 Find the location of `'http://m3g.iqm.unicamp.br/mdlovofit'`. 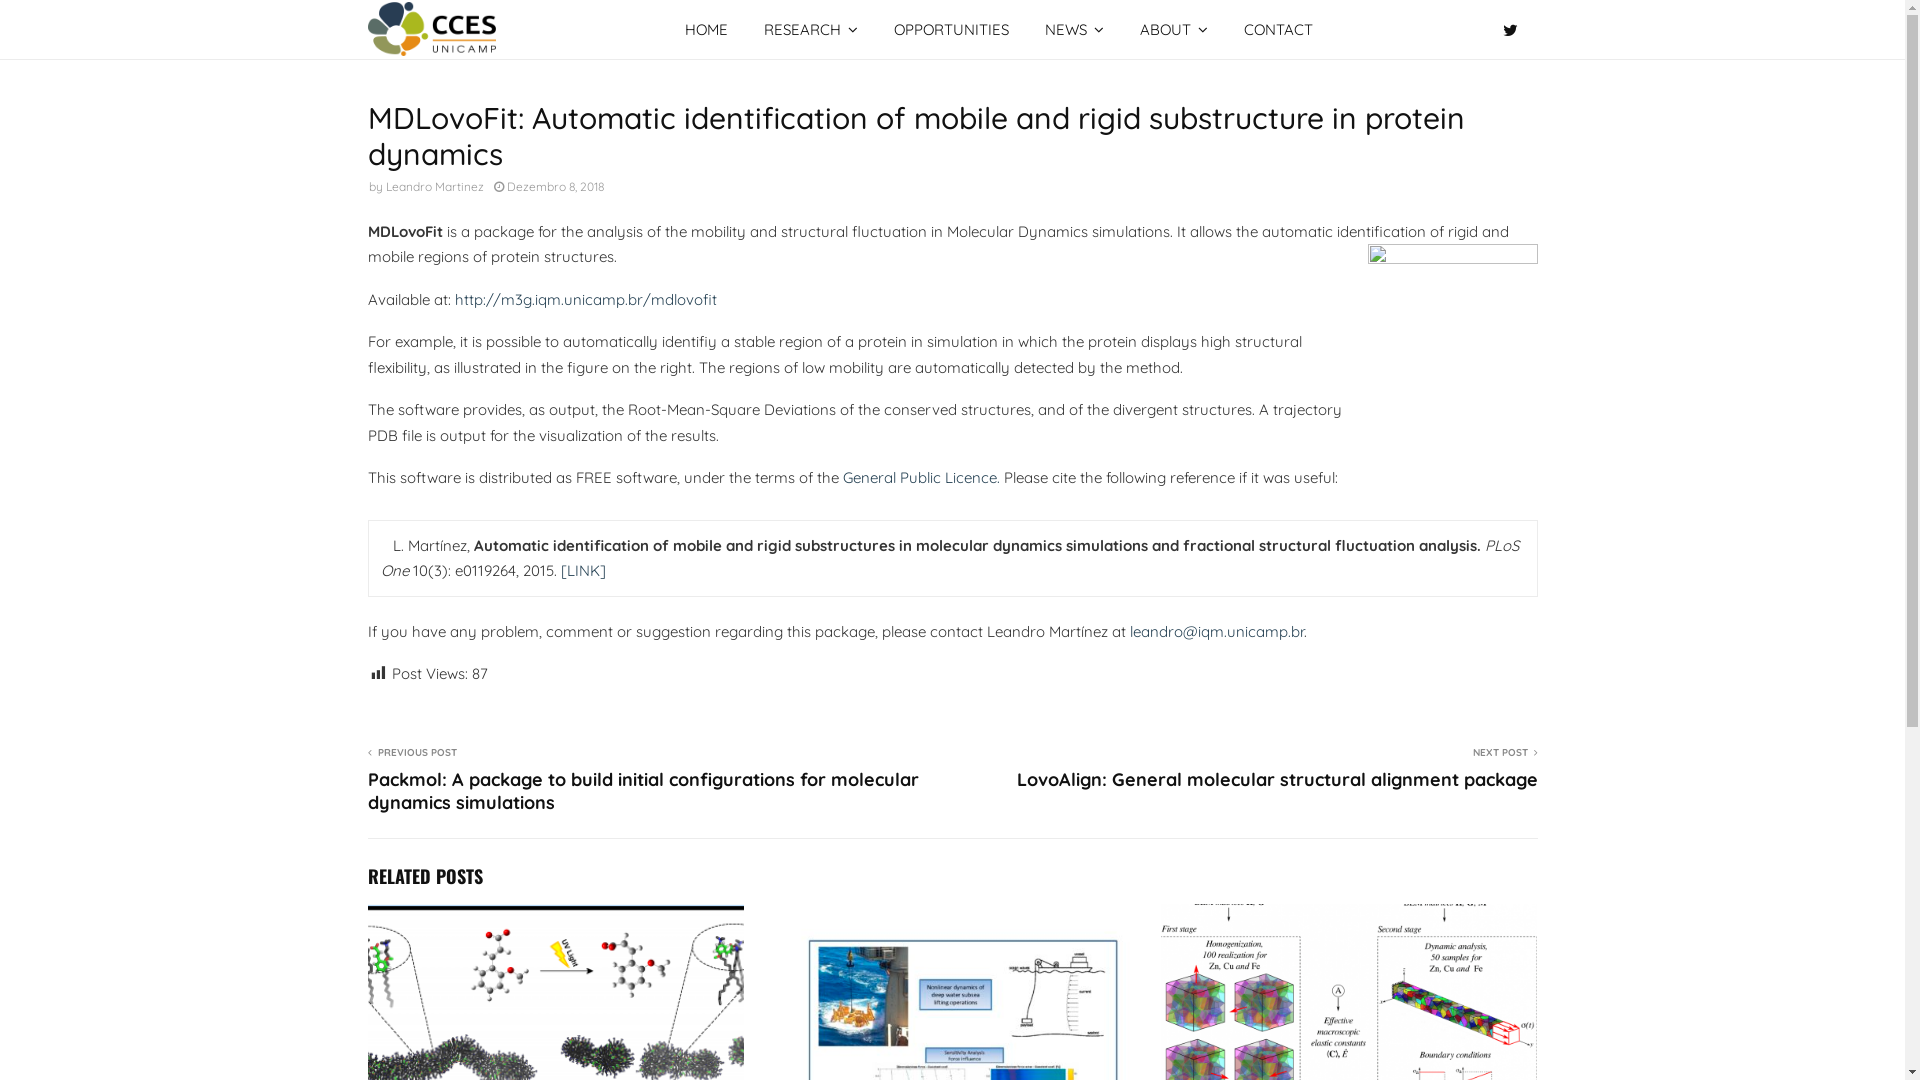

'http://m3g.iqm.unicamp.br/mdlovofit' is located at coordinates (584, 299).